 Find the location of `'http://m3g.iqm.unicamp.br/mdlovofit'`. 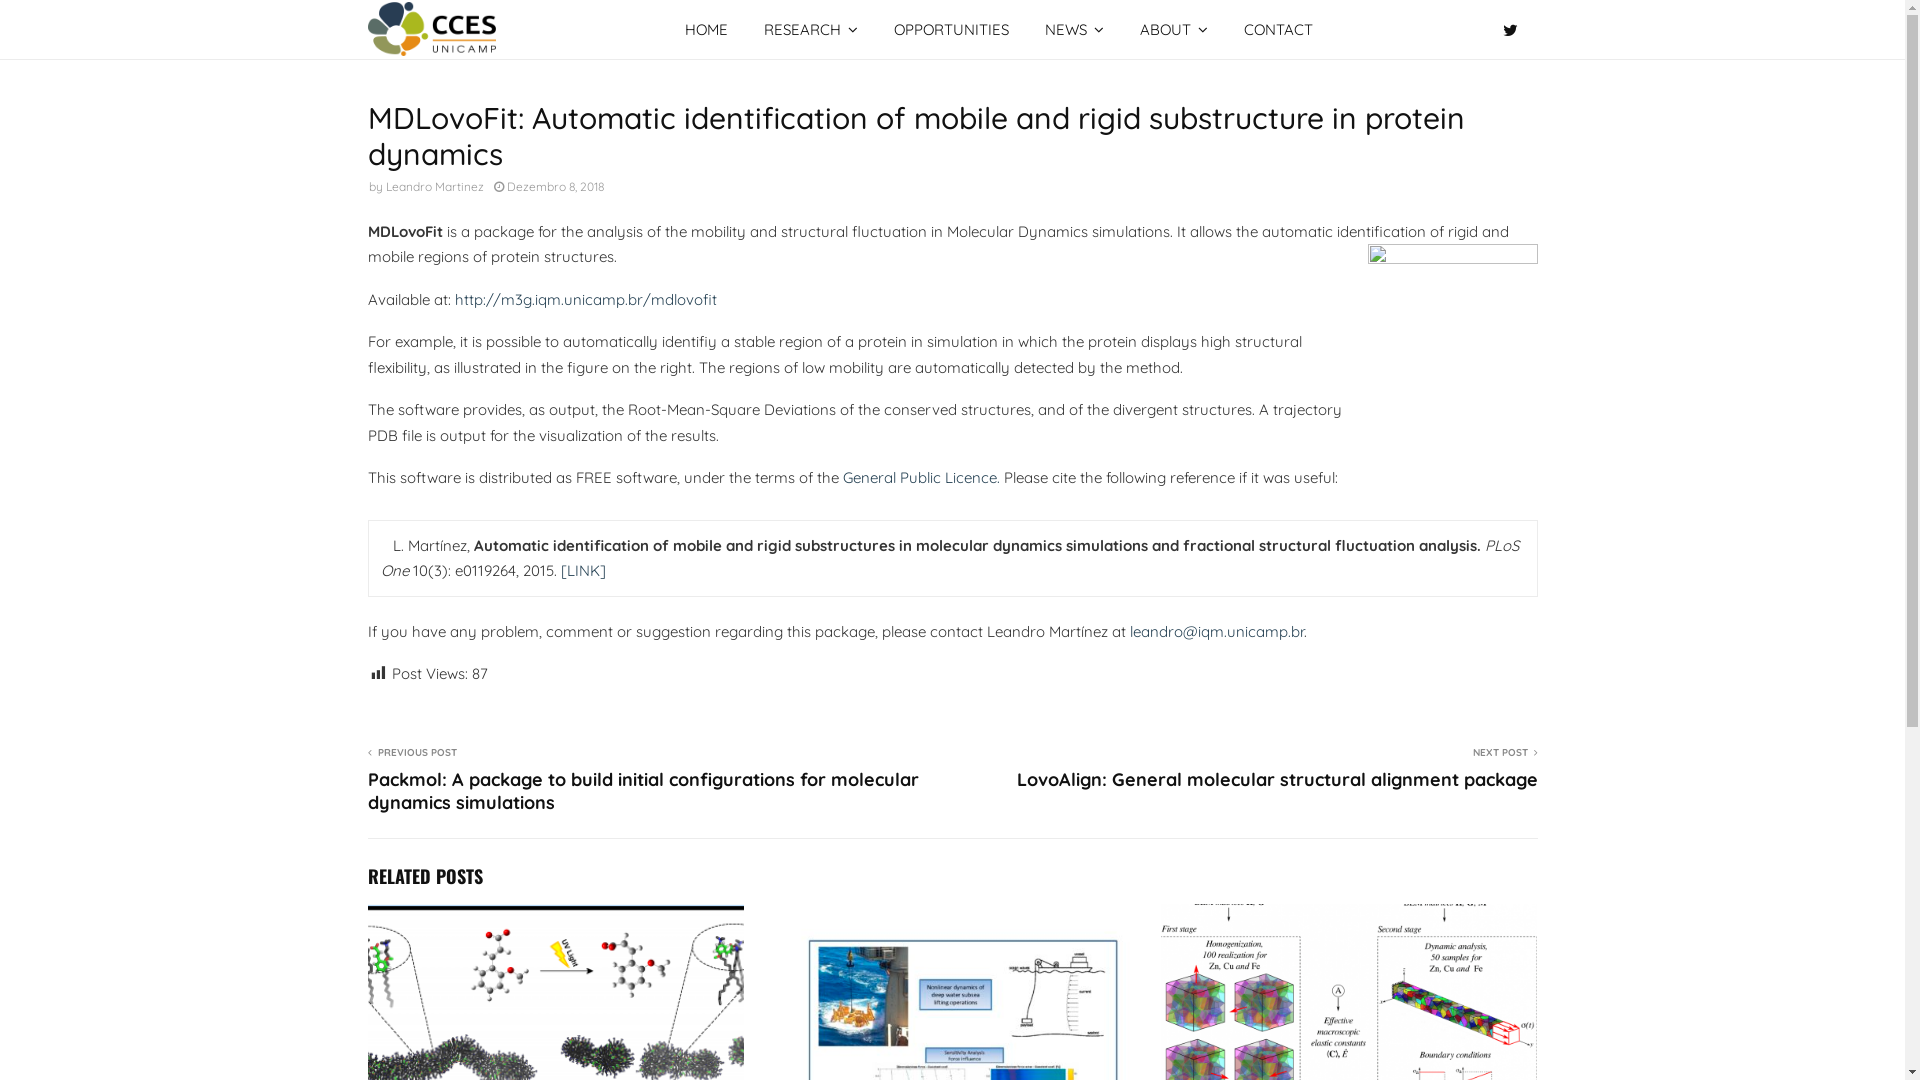

'http://m3g.iqm.unicamp.br/mdlovofit' is located at coordinates (584, 299).